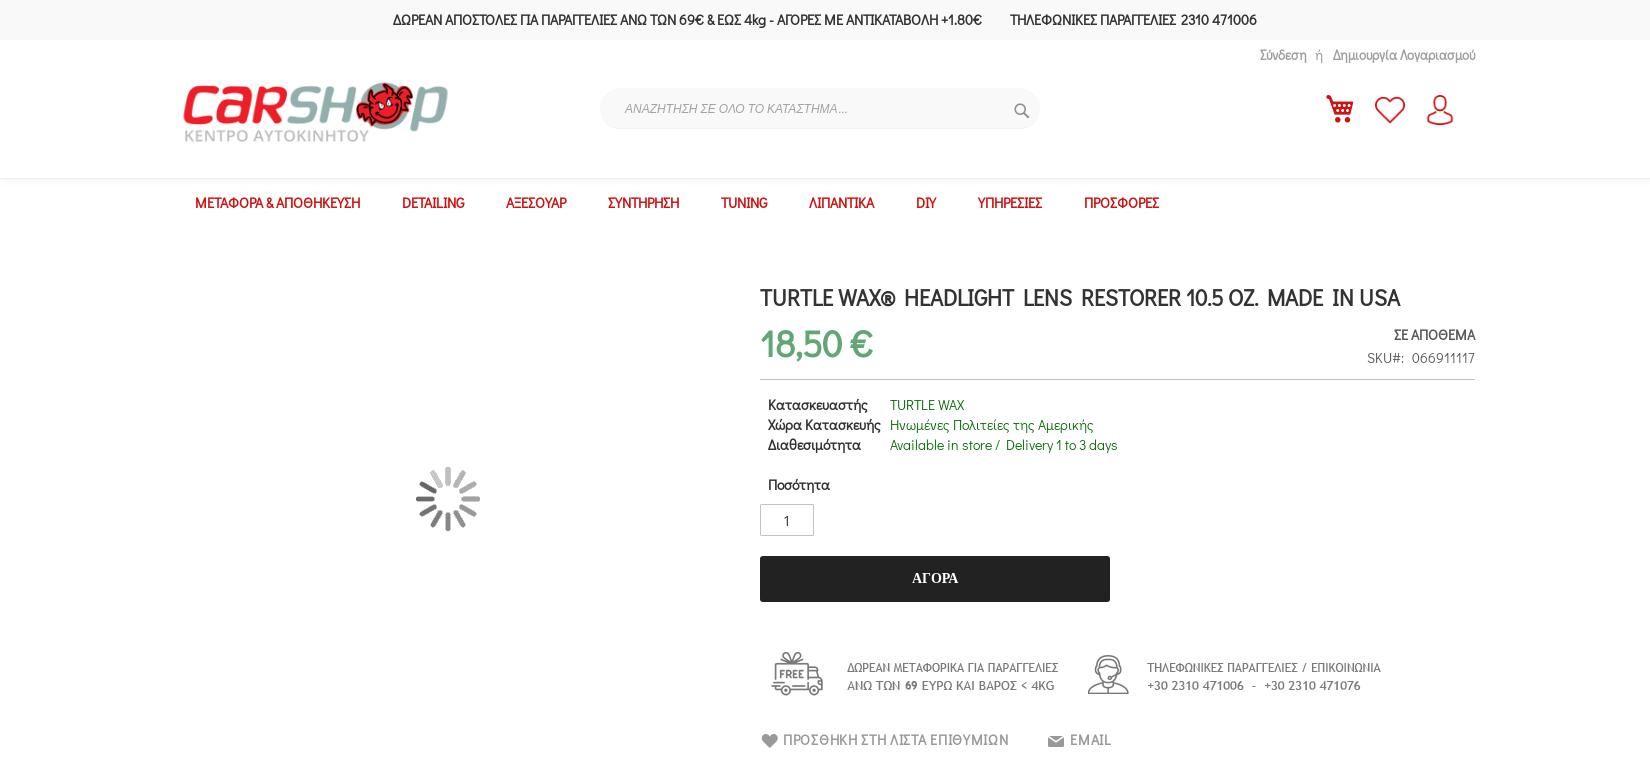  I want to click on 'TURTLE WAX® HEADLIGHT LENS RESTORER 10.5 oz. MADE IN USA', so click(1079, 297).